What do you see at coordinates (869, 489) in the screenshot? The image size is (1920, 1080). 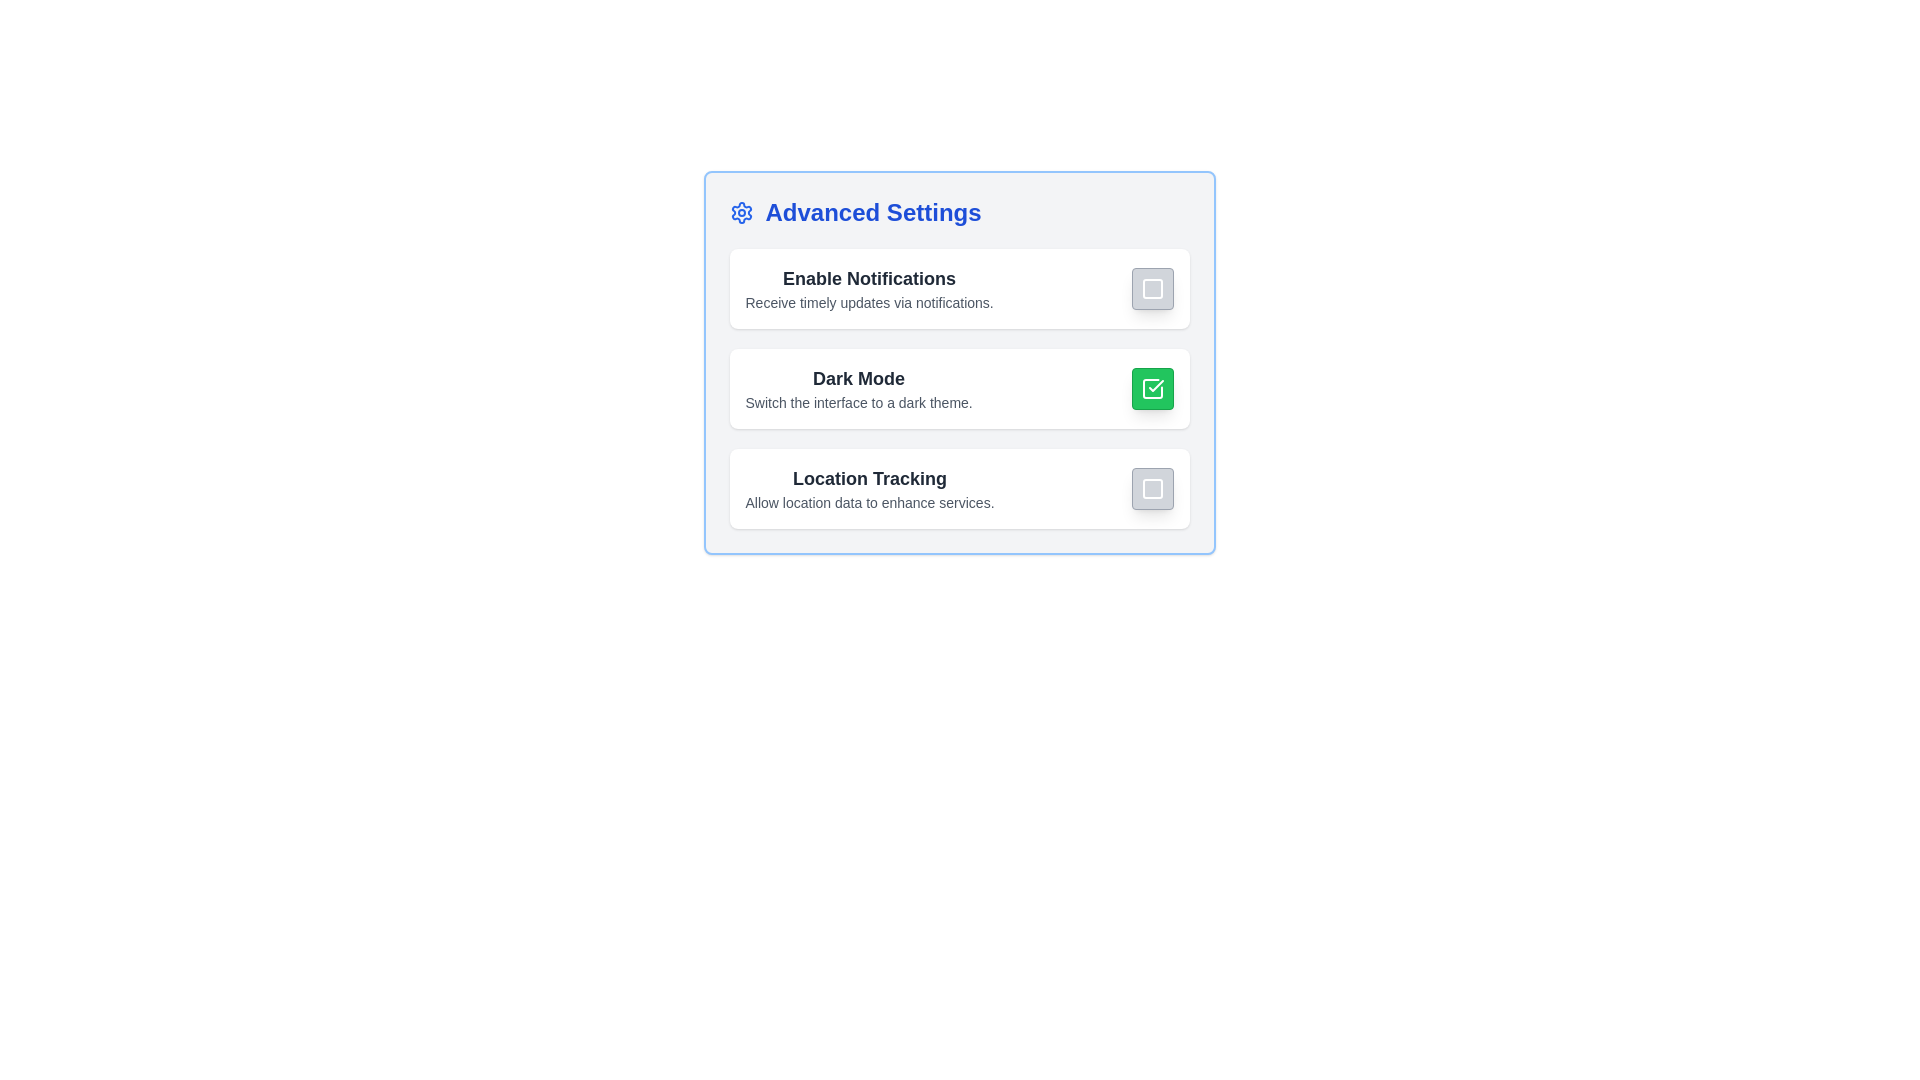 I see `title and description of the Text block related to location tracking, which is located in the third row of the settings list, below 'Dark Mode' and above a checkbox` at bounding box center [869, 489].